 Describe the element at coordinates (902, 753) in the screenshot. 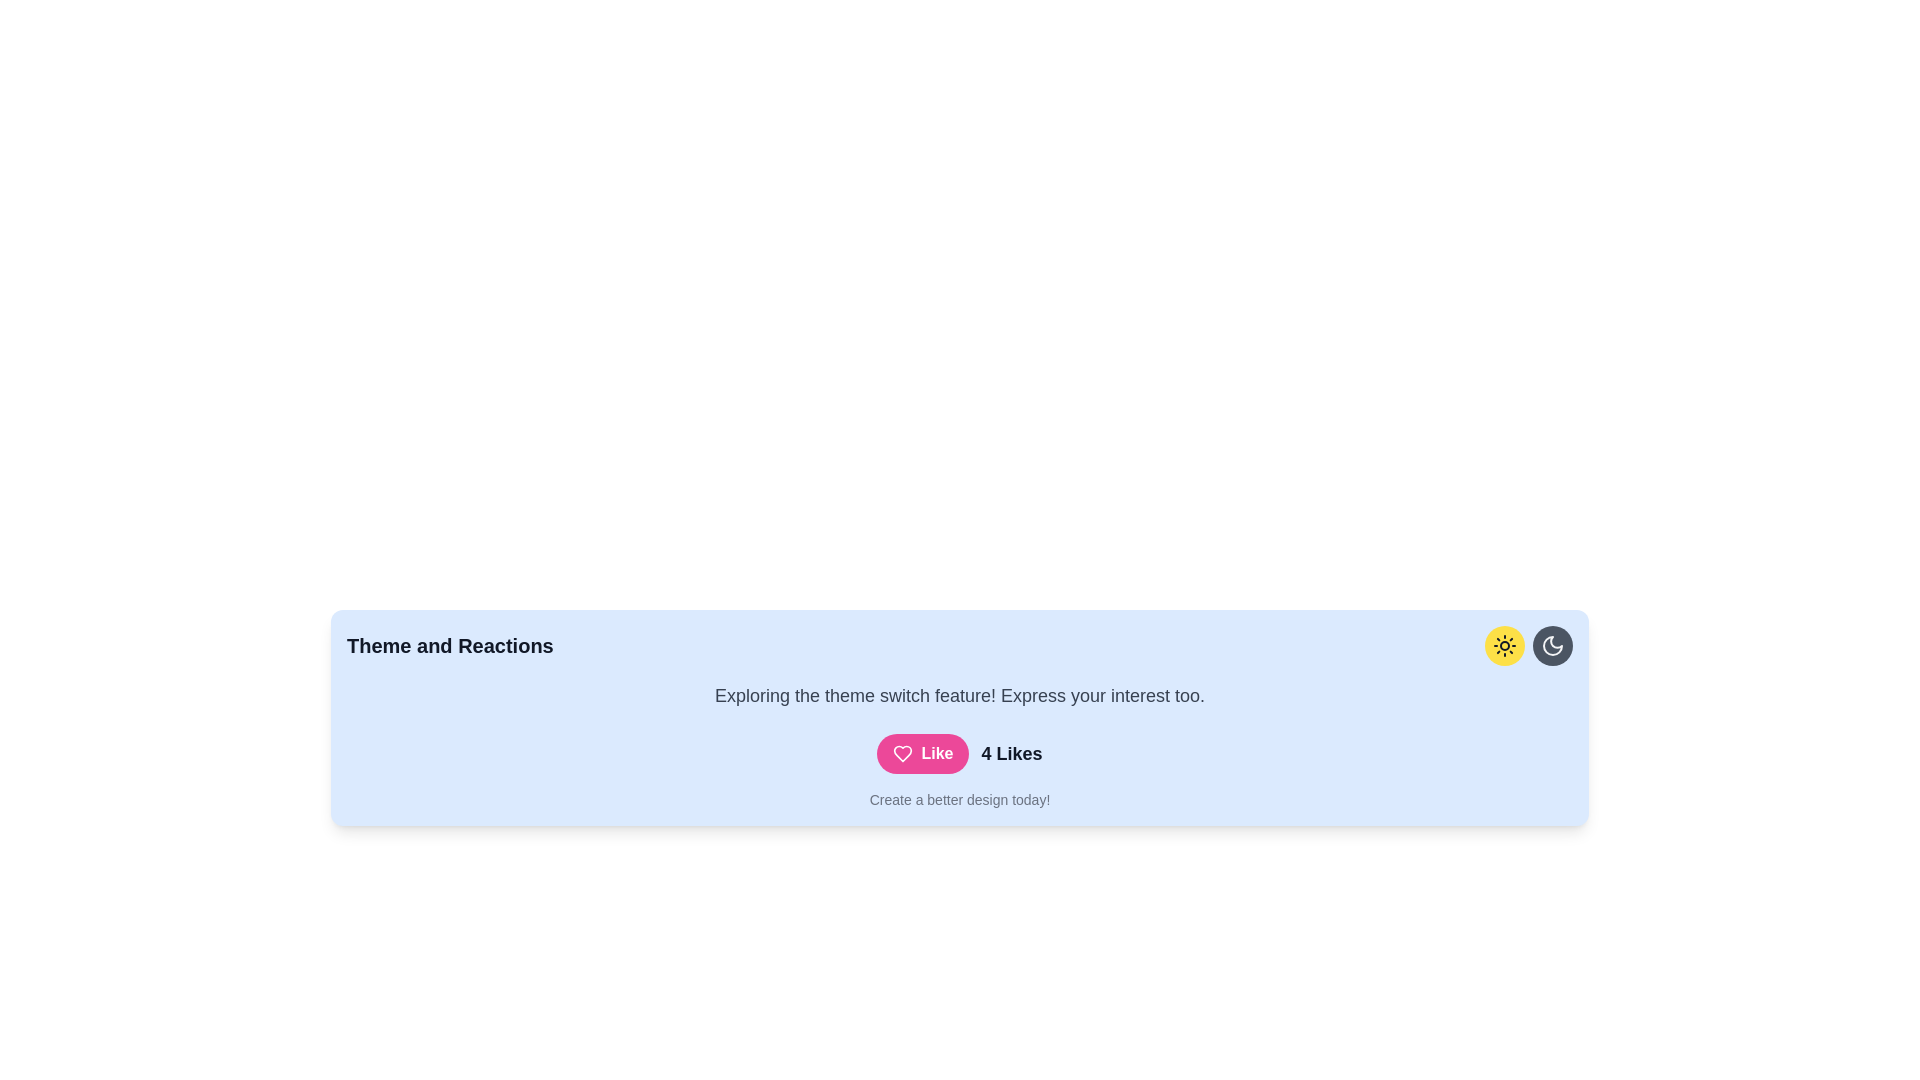

I see `heart-shaped icon within the pink 'Like' button, which is used to represent 'like' or 'favorite' actions` at that location.